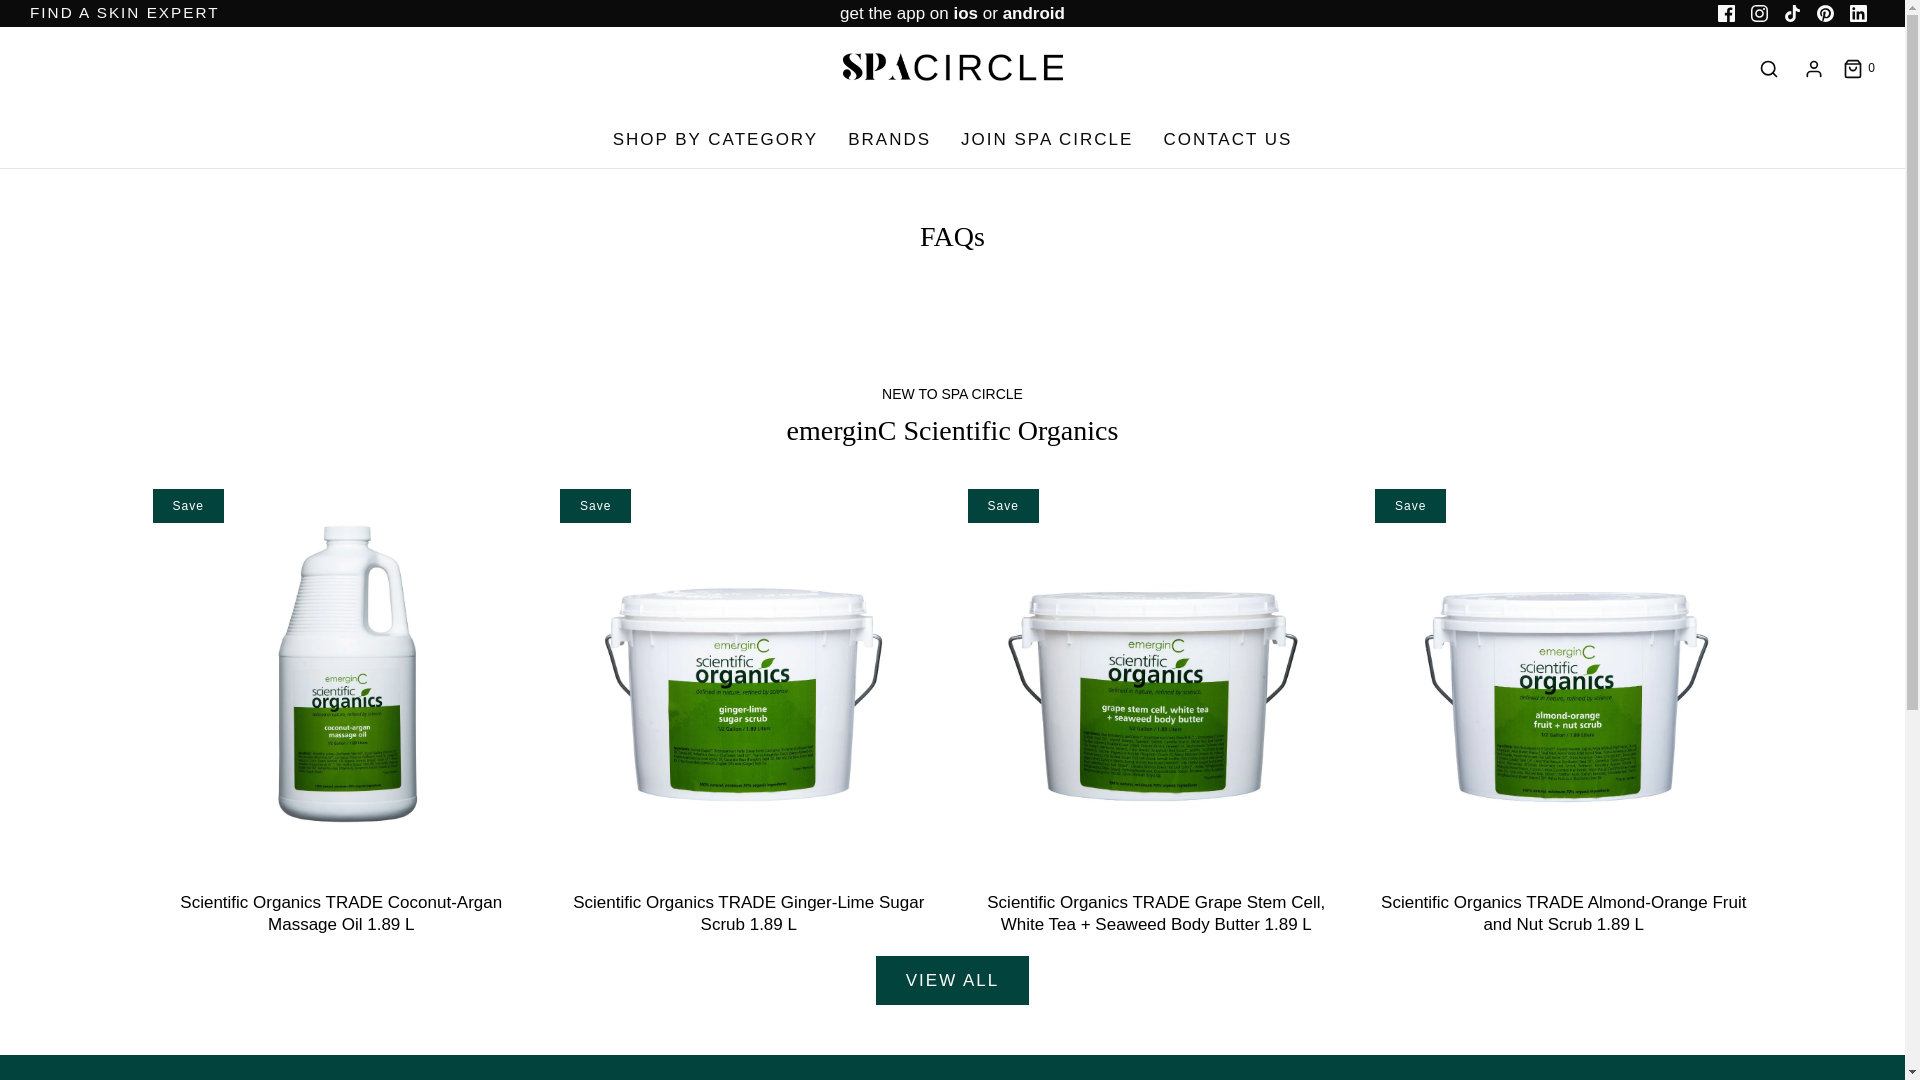 This screenshot has width=1920, height=1080. I want to click on 'ios', so click(965, 13).